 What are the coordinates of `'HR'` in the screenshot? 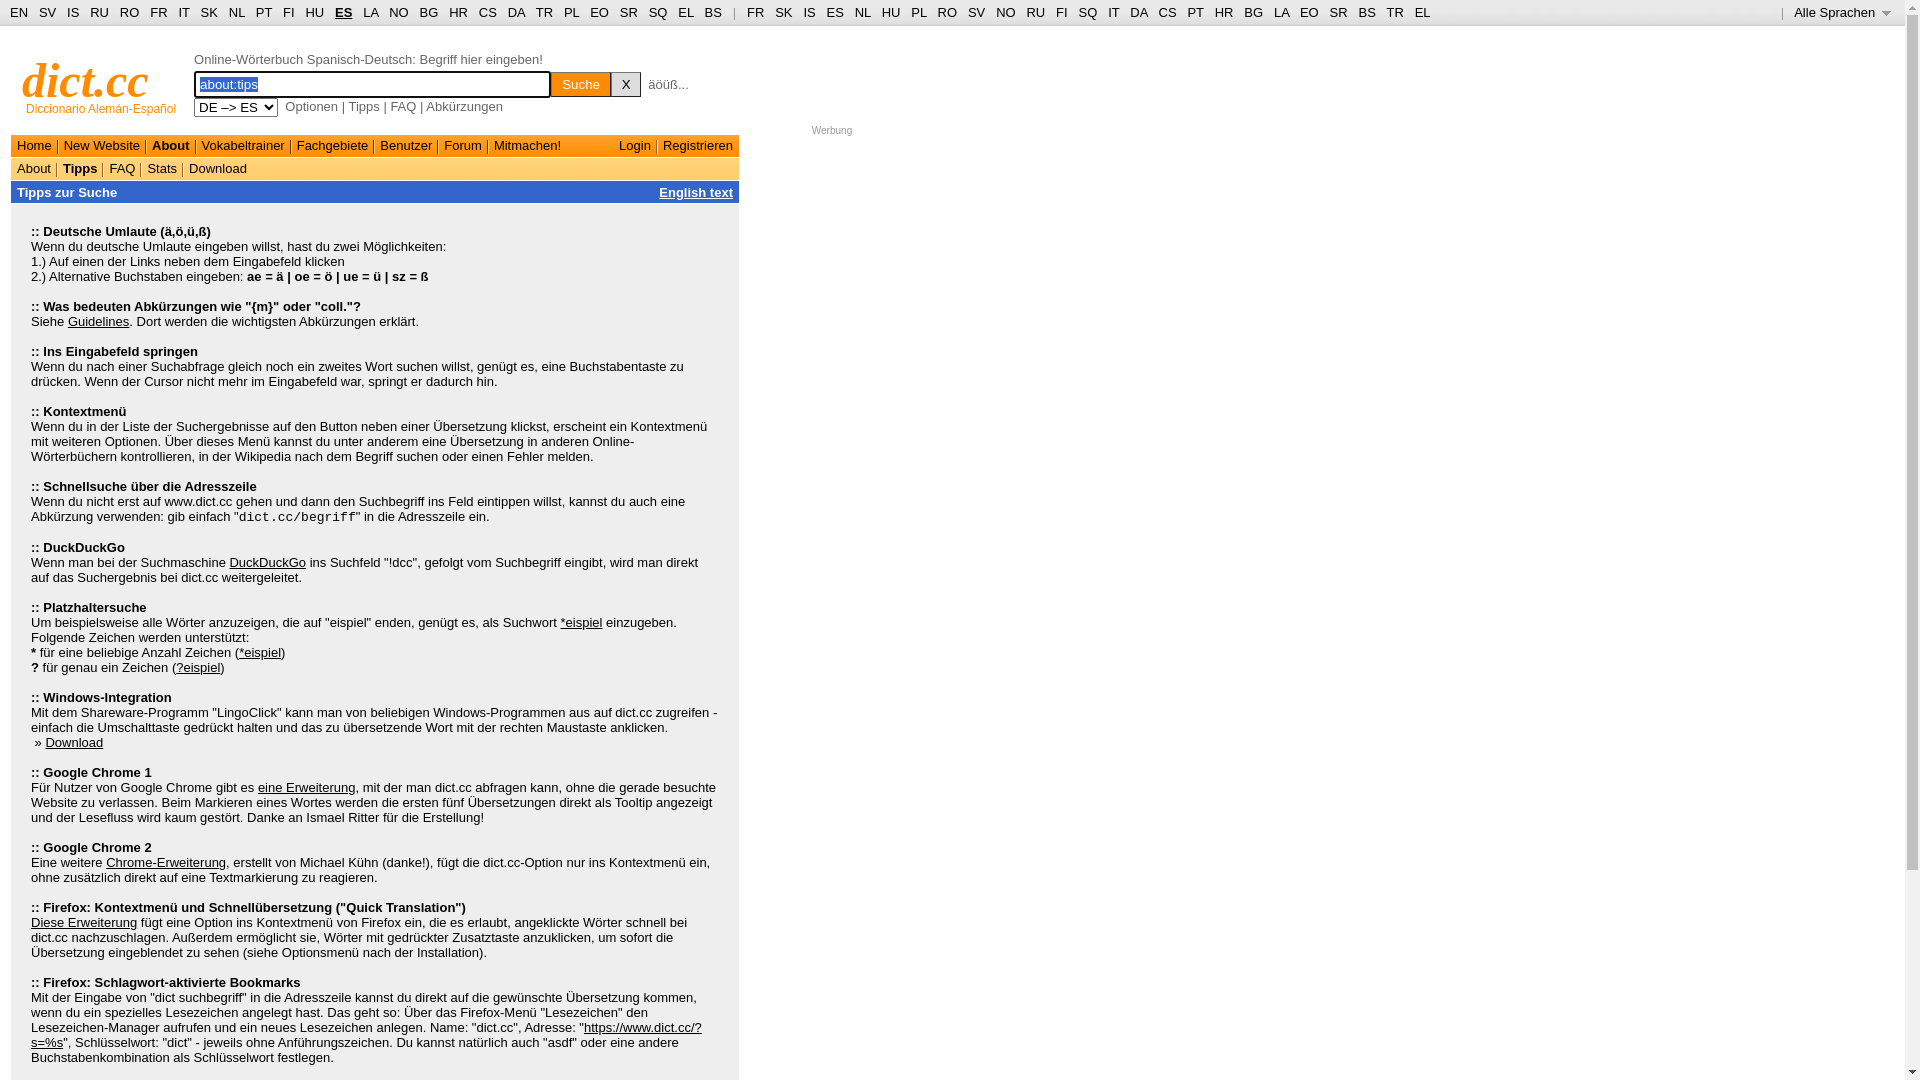 It's located at (448, 12).